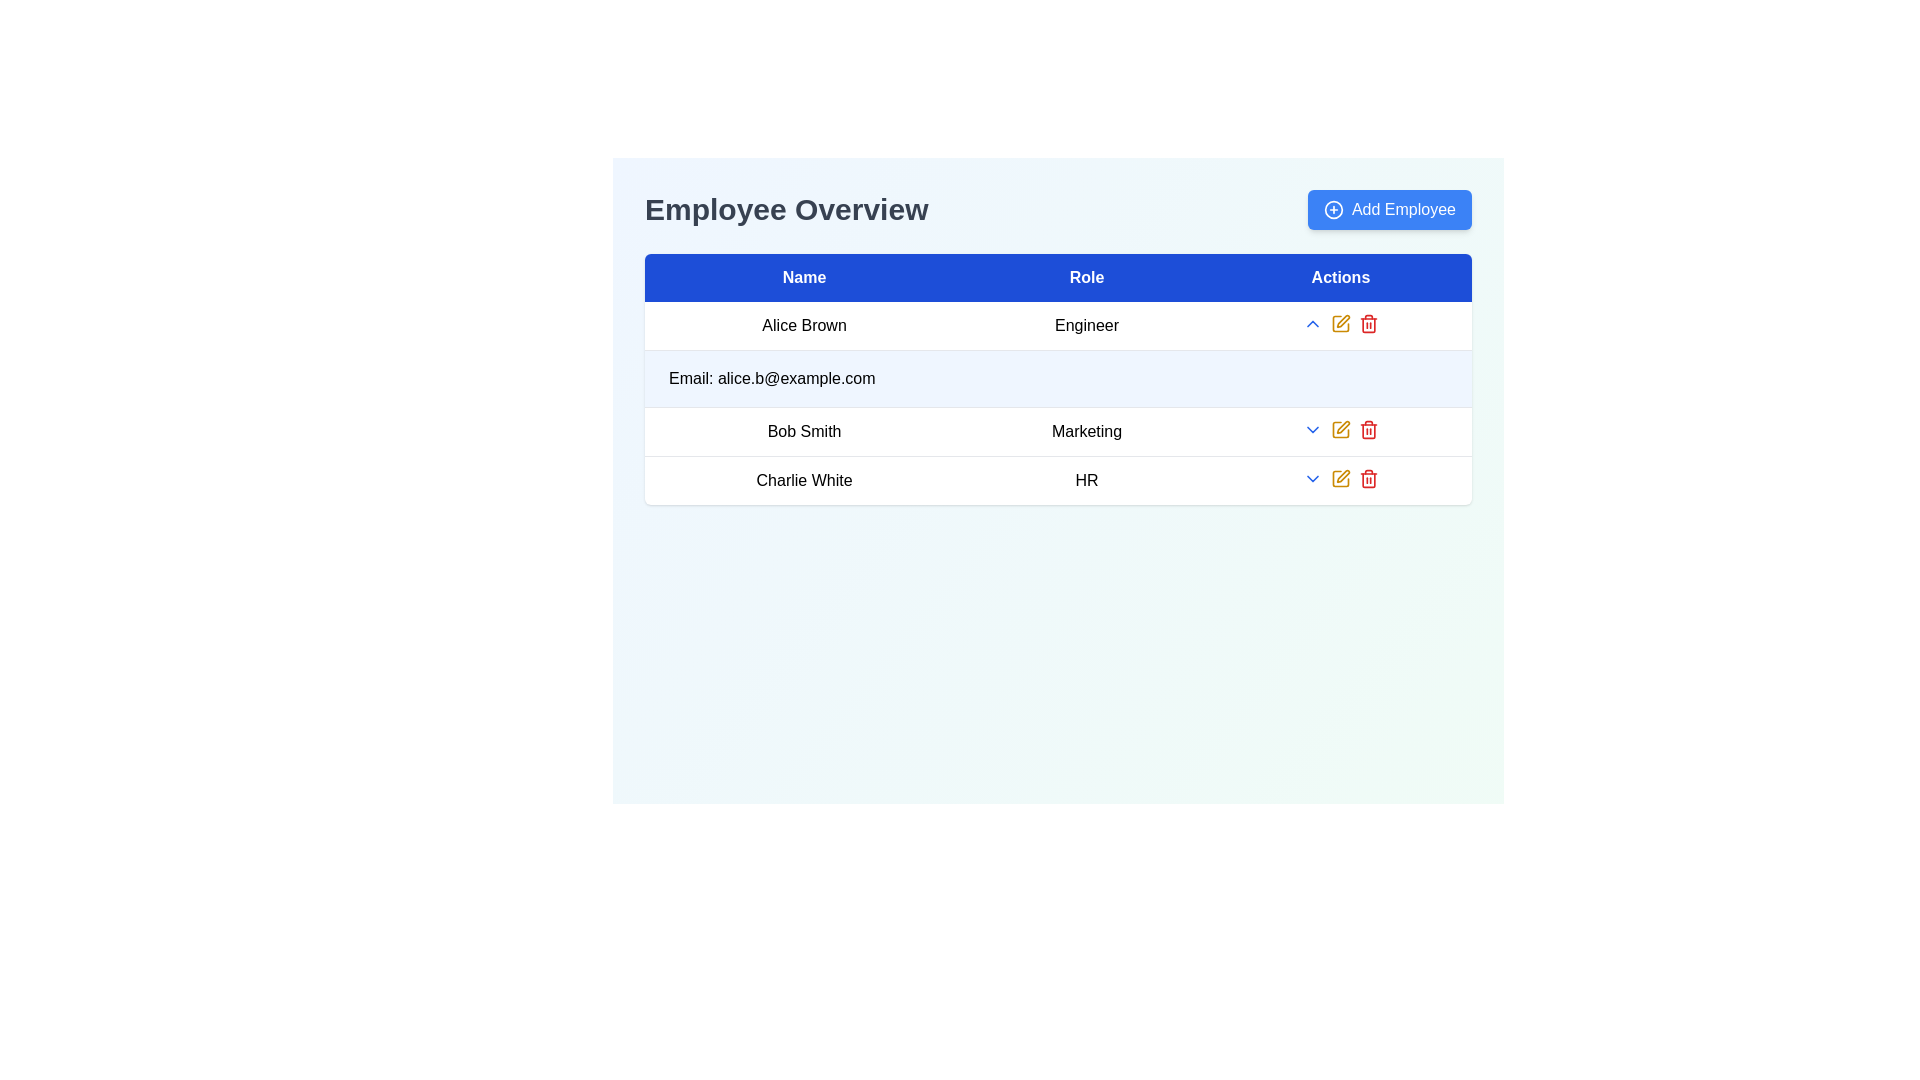 This screenshot has height=1080, width=1920. Describe the element at coordinates (1343, 426) in the screenshot. I see `the edit icon button, which resembles a pen and is located in the 'Actions' column of the second row in the employee details table` at that location.